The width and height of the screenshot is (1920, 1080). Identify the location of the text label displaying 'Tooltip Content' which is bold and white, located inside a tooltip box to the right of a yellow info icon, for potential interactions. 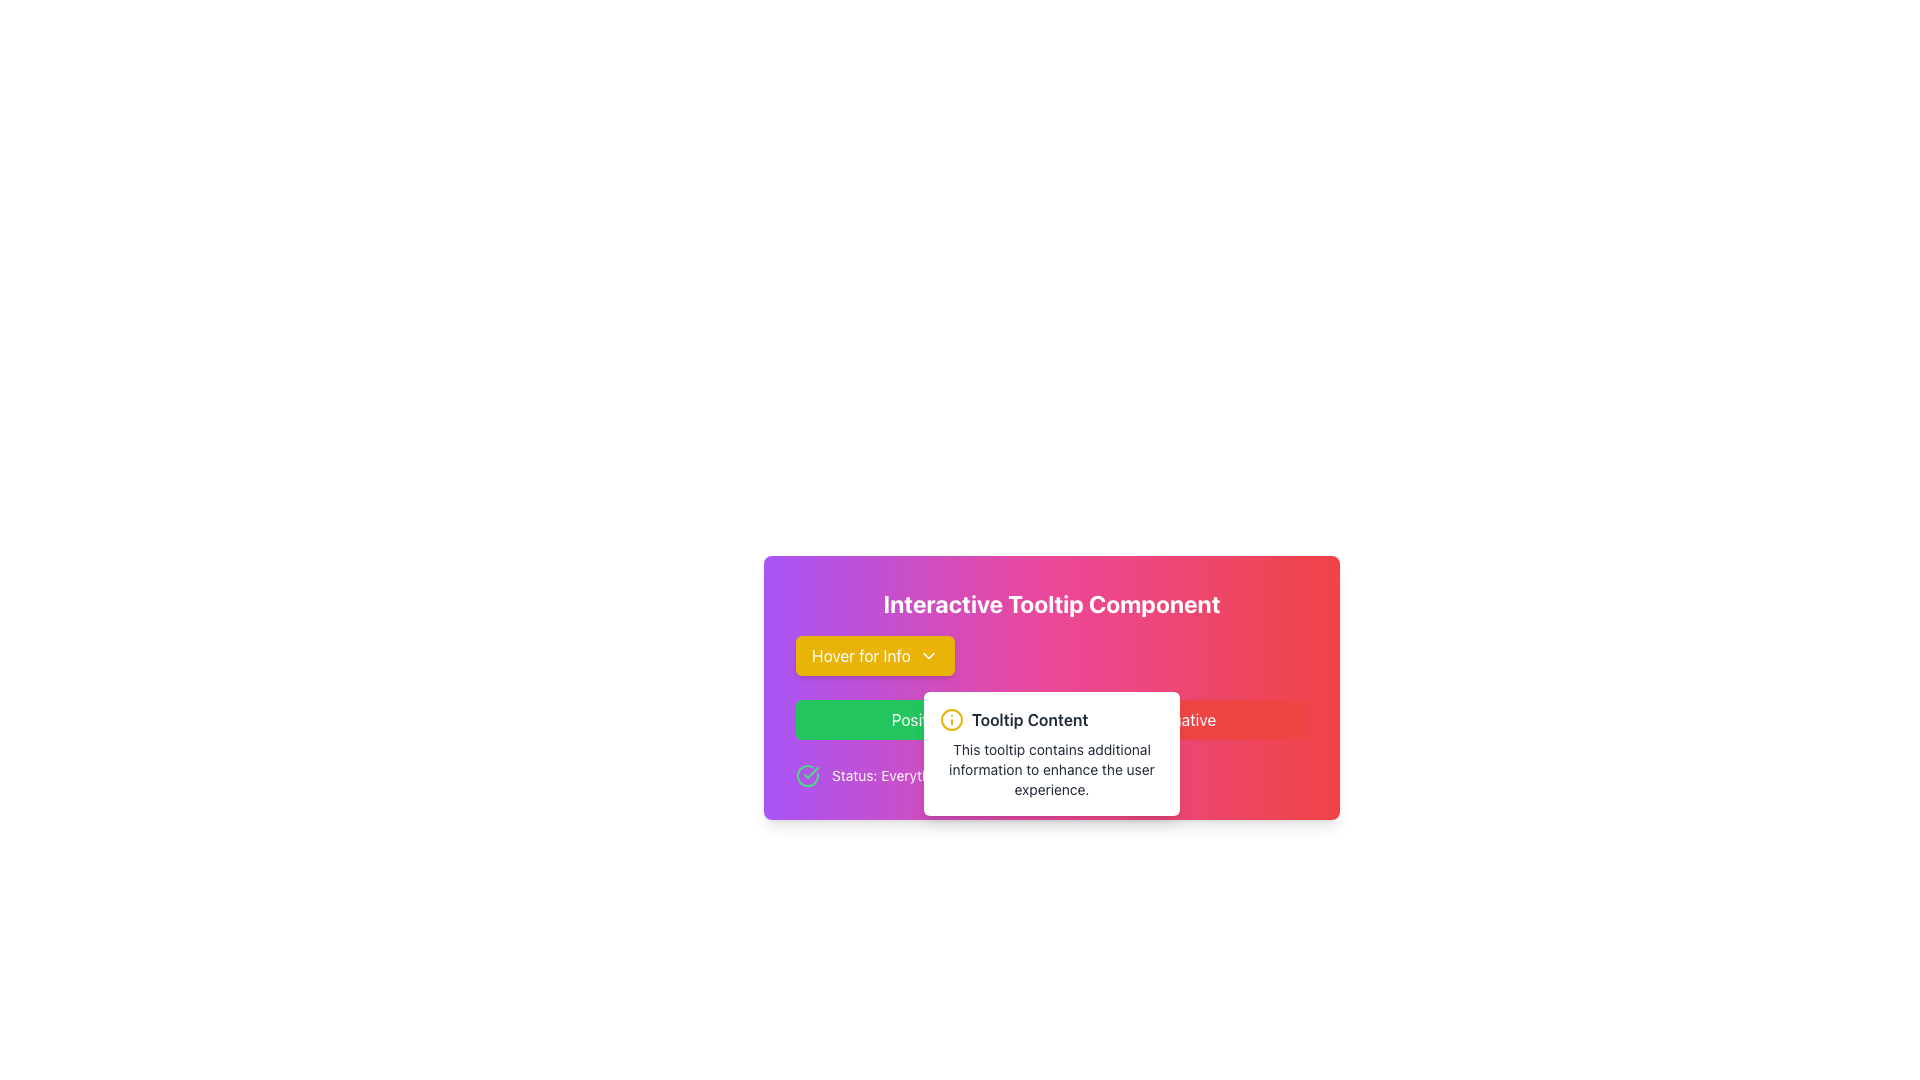
(1030, 720).